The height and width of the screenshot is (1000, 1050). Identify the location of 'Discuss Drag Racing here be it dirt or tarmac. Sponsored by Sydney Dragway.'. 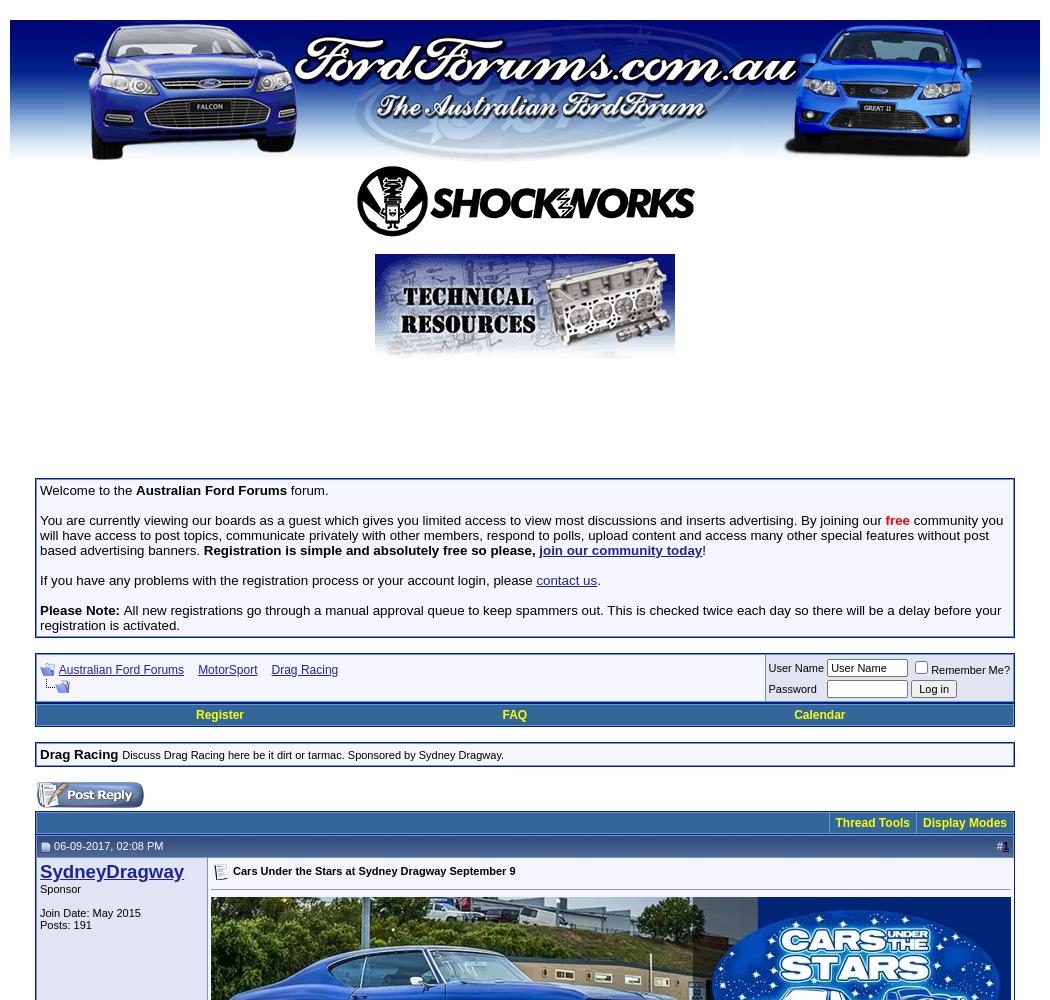
(313, 755).